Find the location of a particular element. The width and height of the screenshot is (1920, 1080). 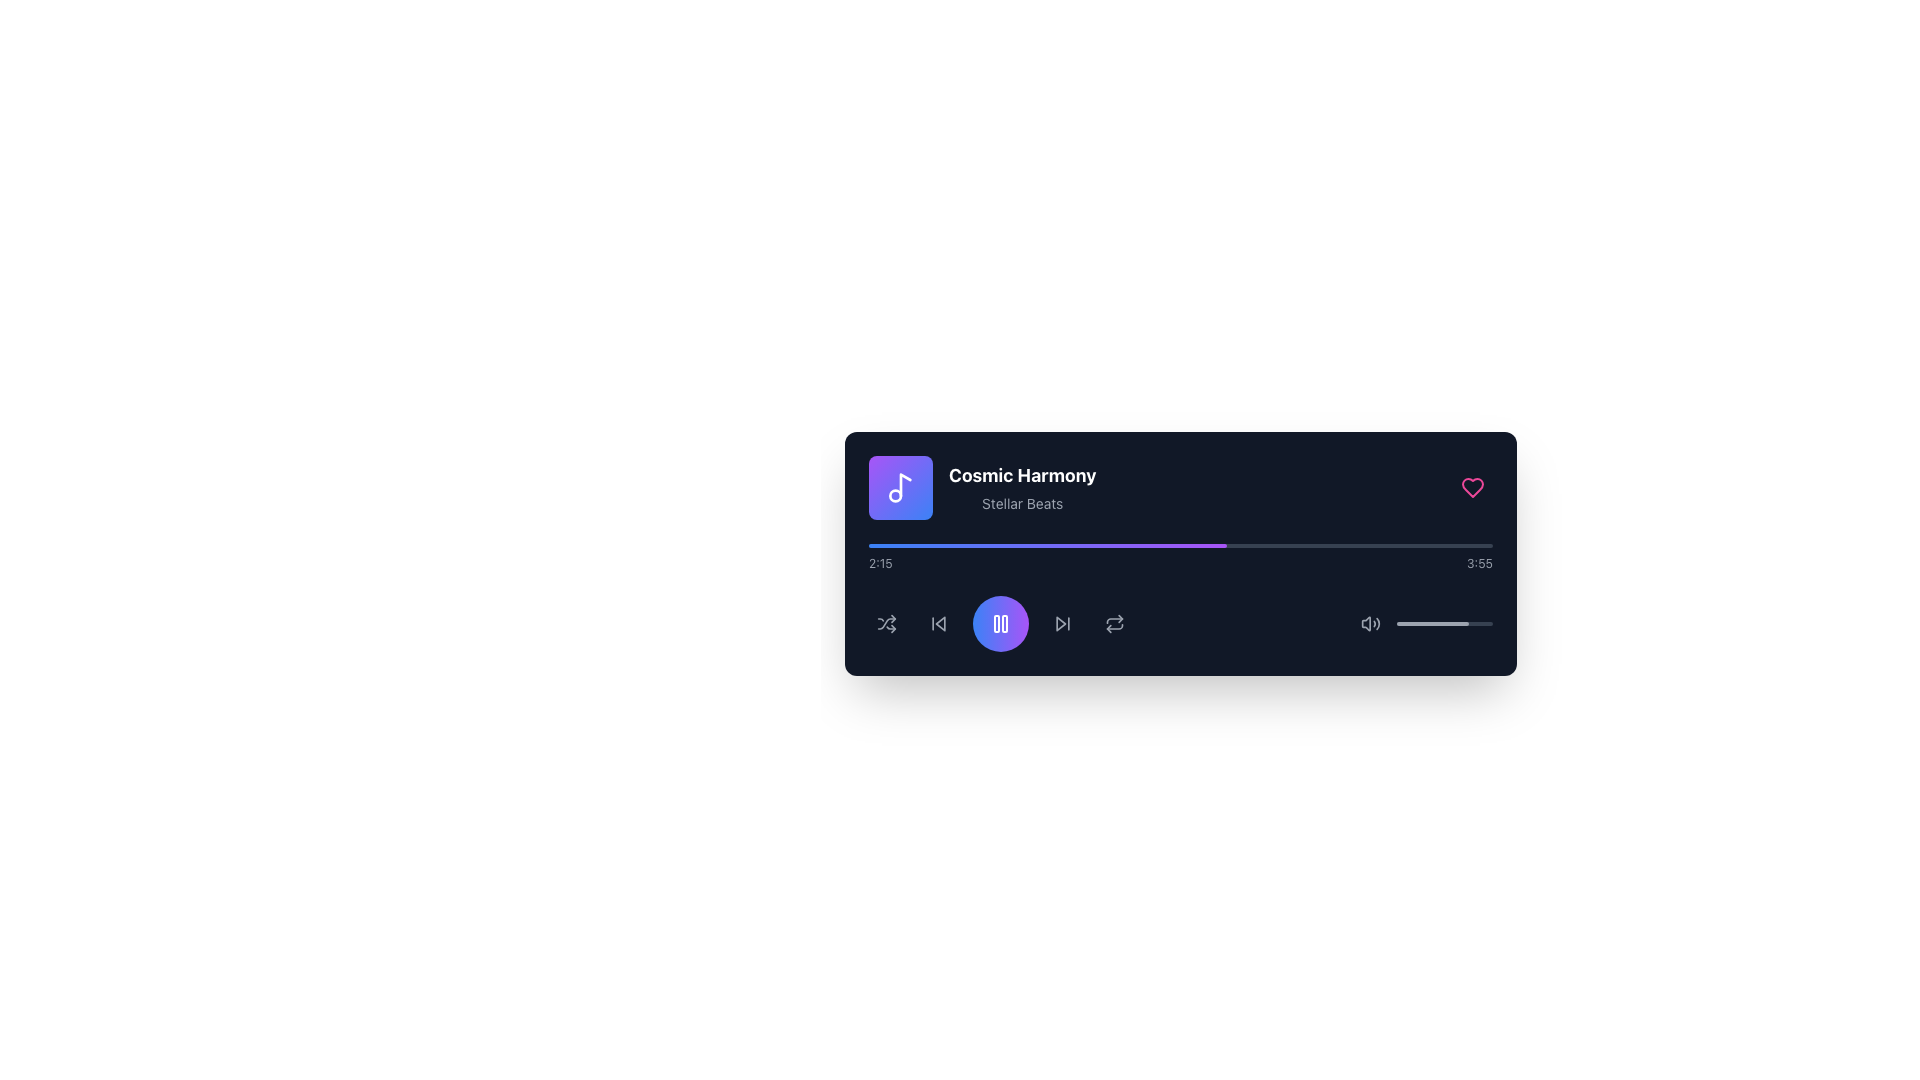

the volume slider is located at coordinates (1478, 623).